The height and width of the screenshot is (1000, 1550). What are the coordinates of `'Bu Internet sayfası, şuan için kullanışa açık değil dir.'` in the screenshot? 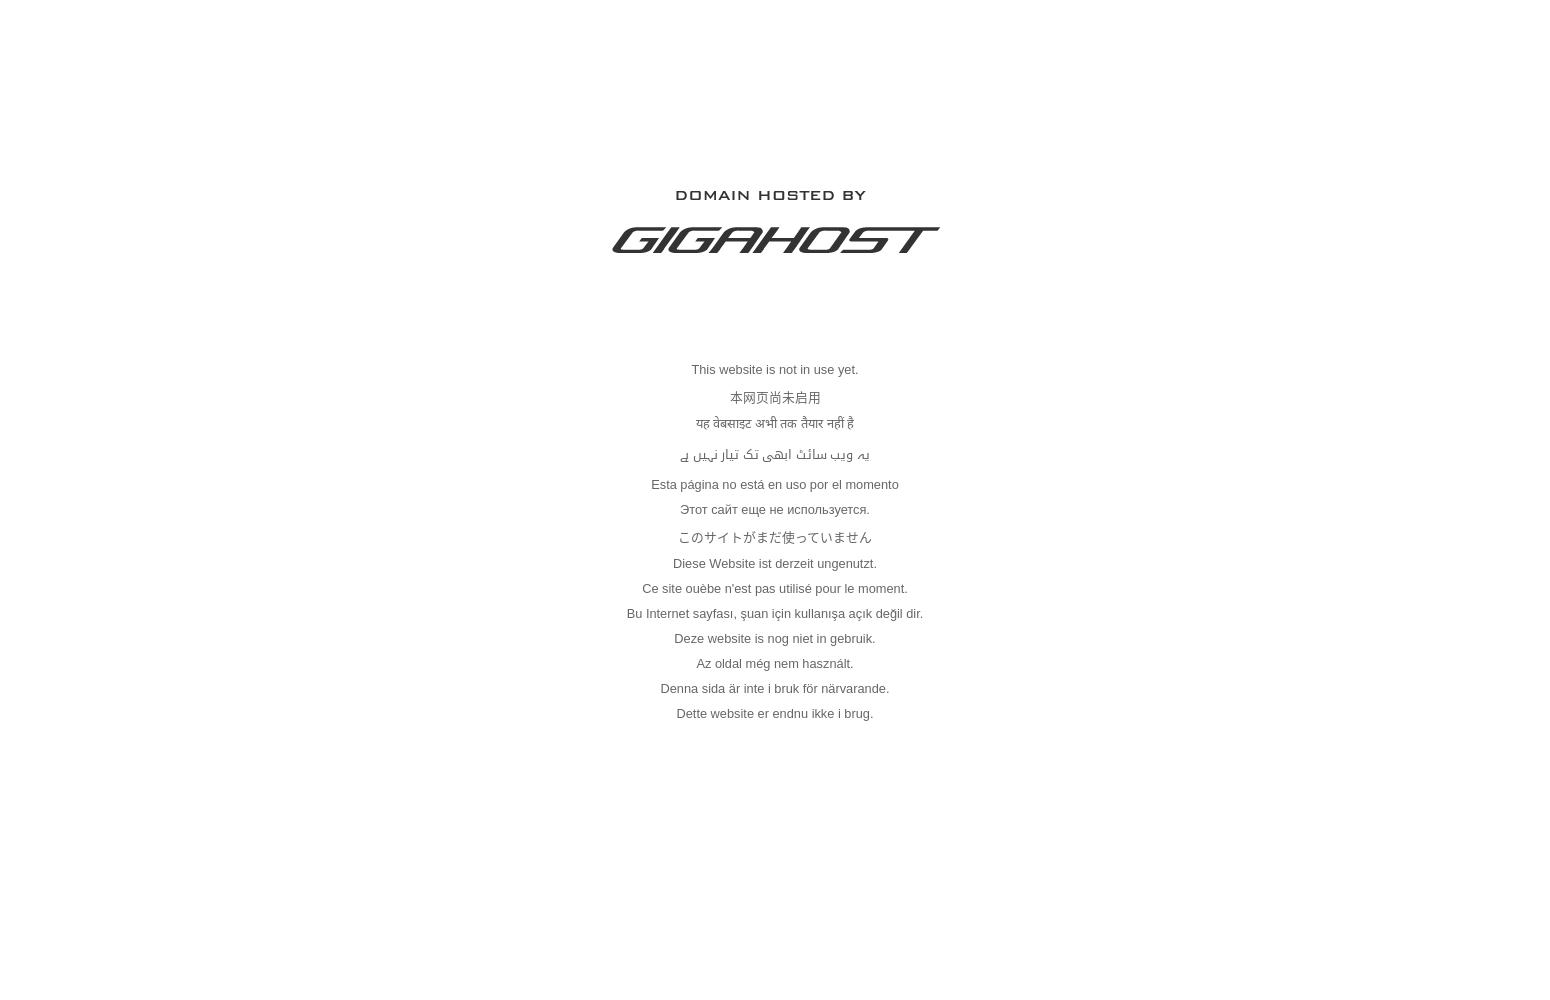 It's located at (774, 612).